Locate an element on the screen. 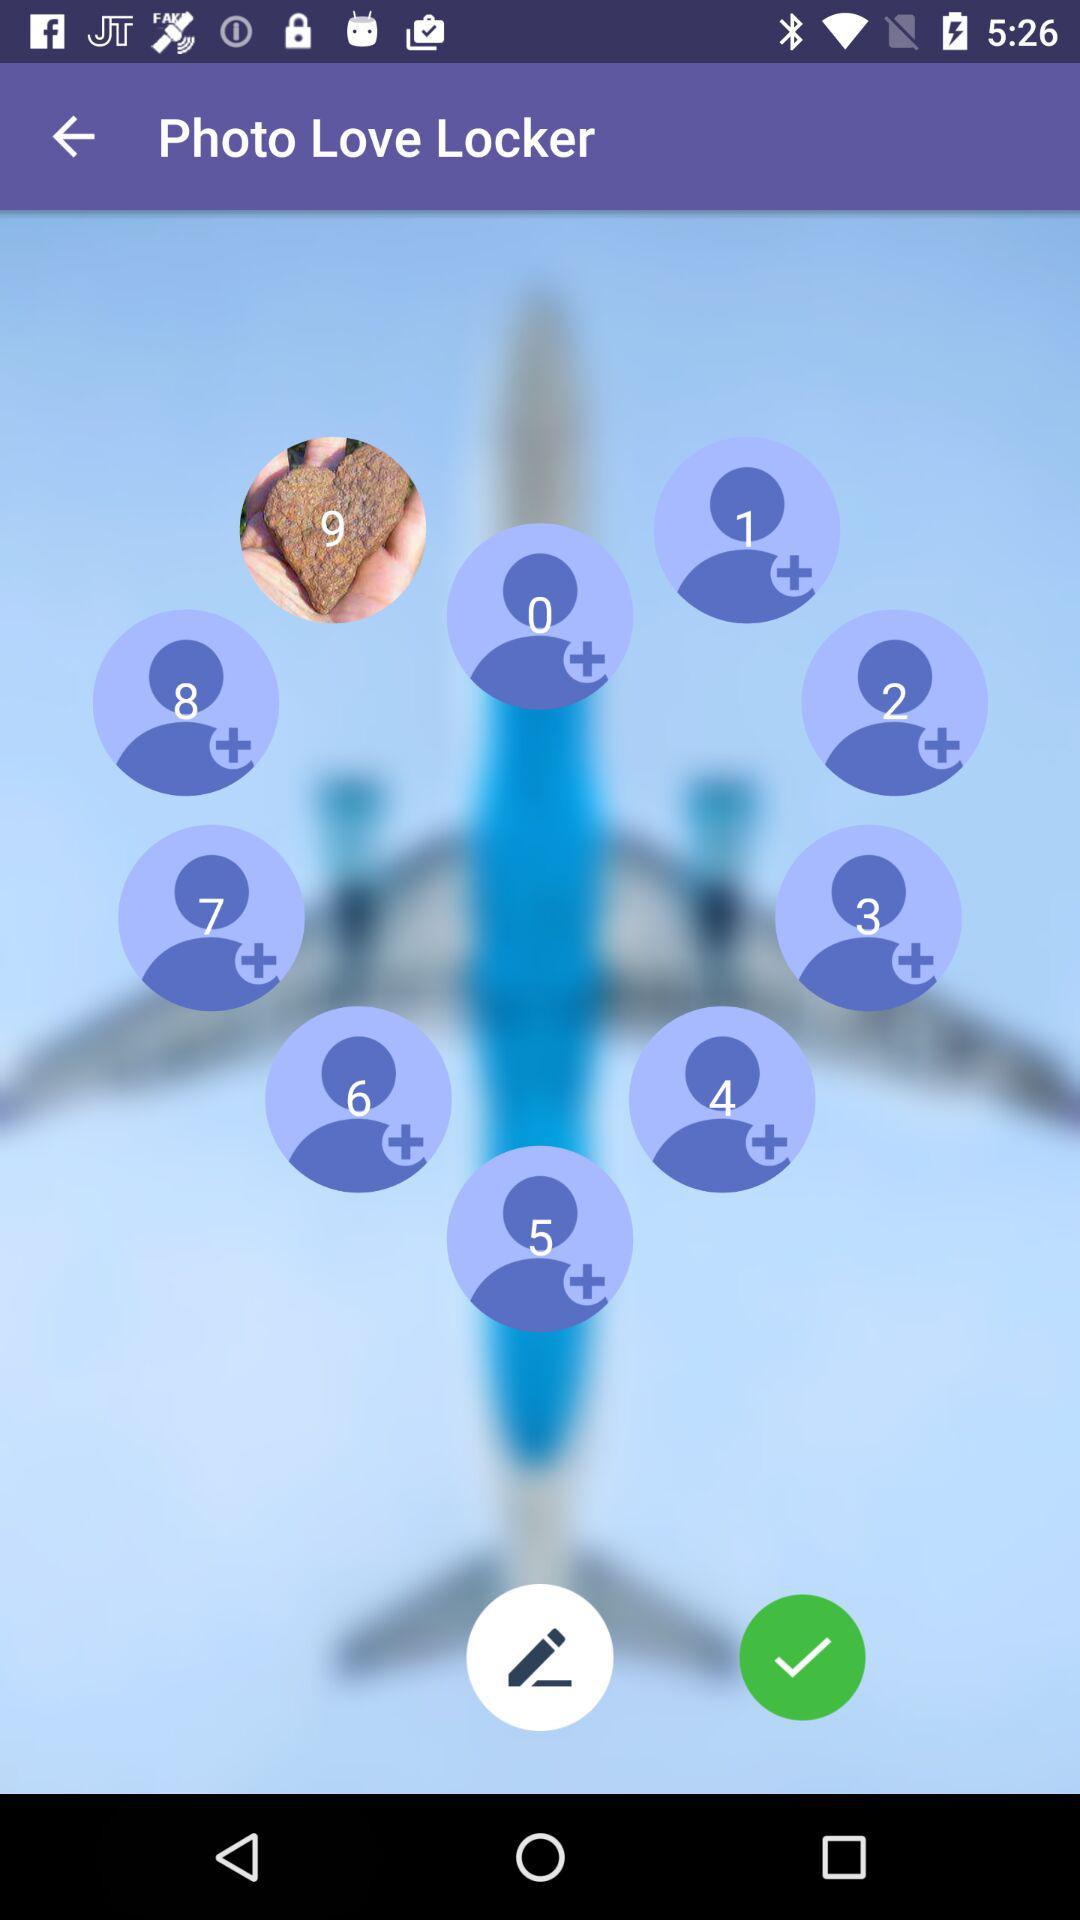 The height and width of the screenshot is (1920, 1080). item at the top left corner is located at coordinates (72, 135).